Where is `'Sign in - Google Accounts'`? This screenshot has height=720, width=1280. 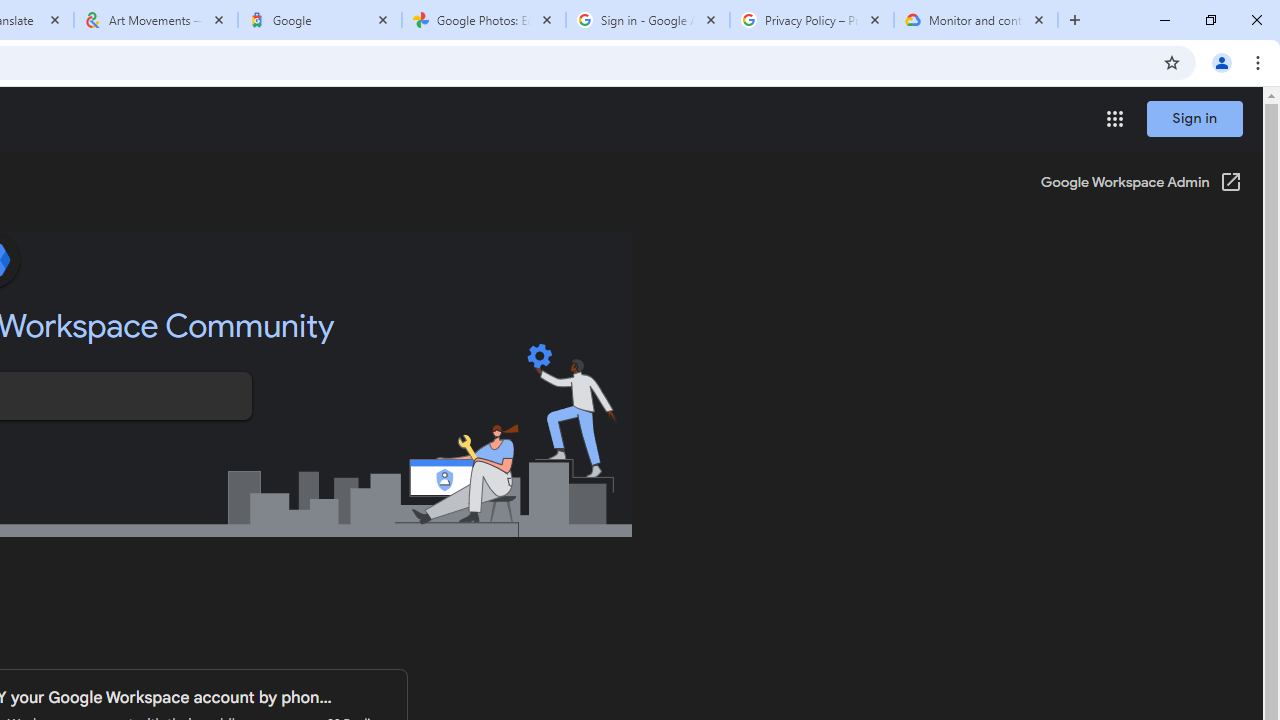 'Sign in - Google Accounts' is located at coordinates (647, 20).